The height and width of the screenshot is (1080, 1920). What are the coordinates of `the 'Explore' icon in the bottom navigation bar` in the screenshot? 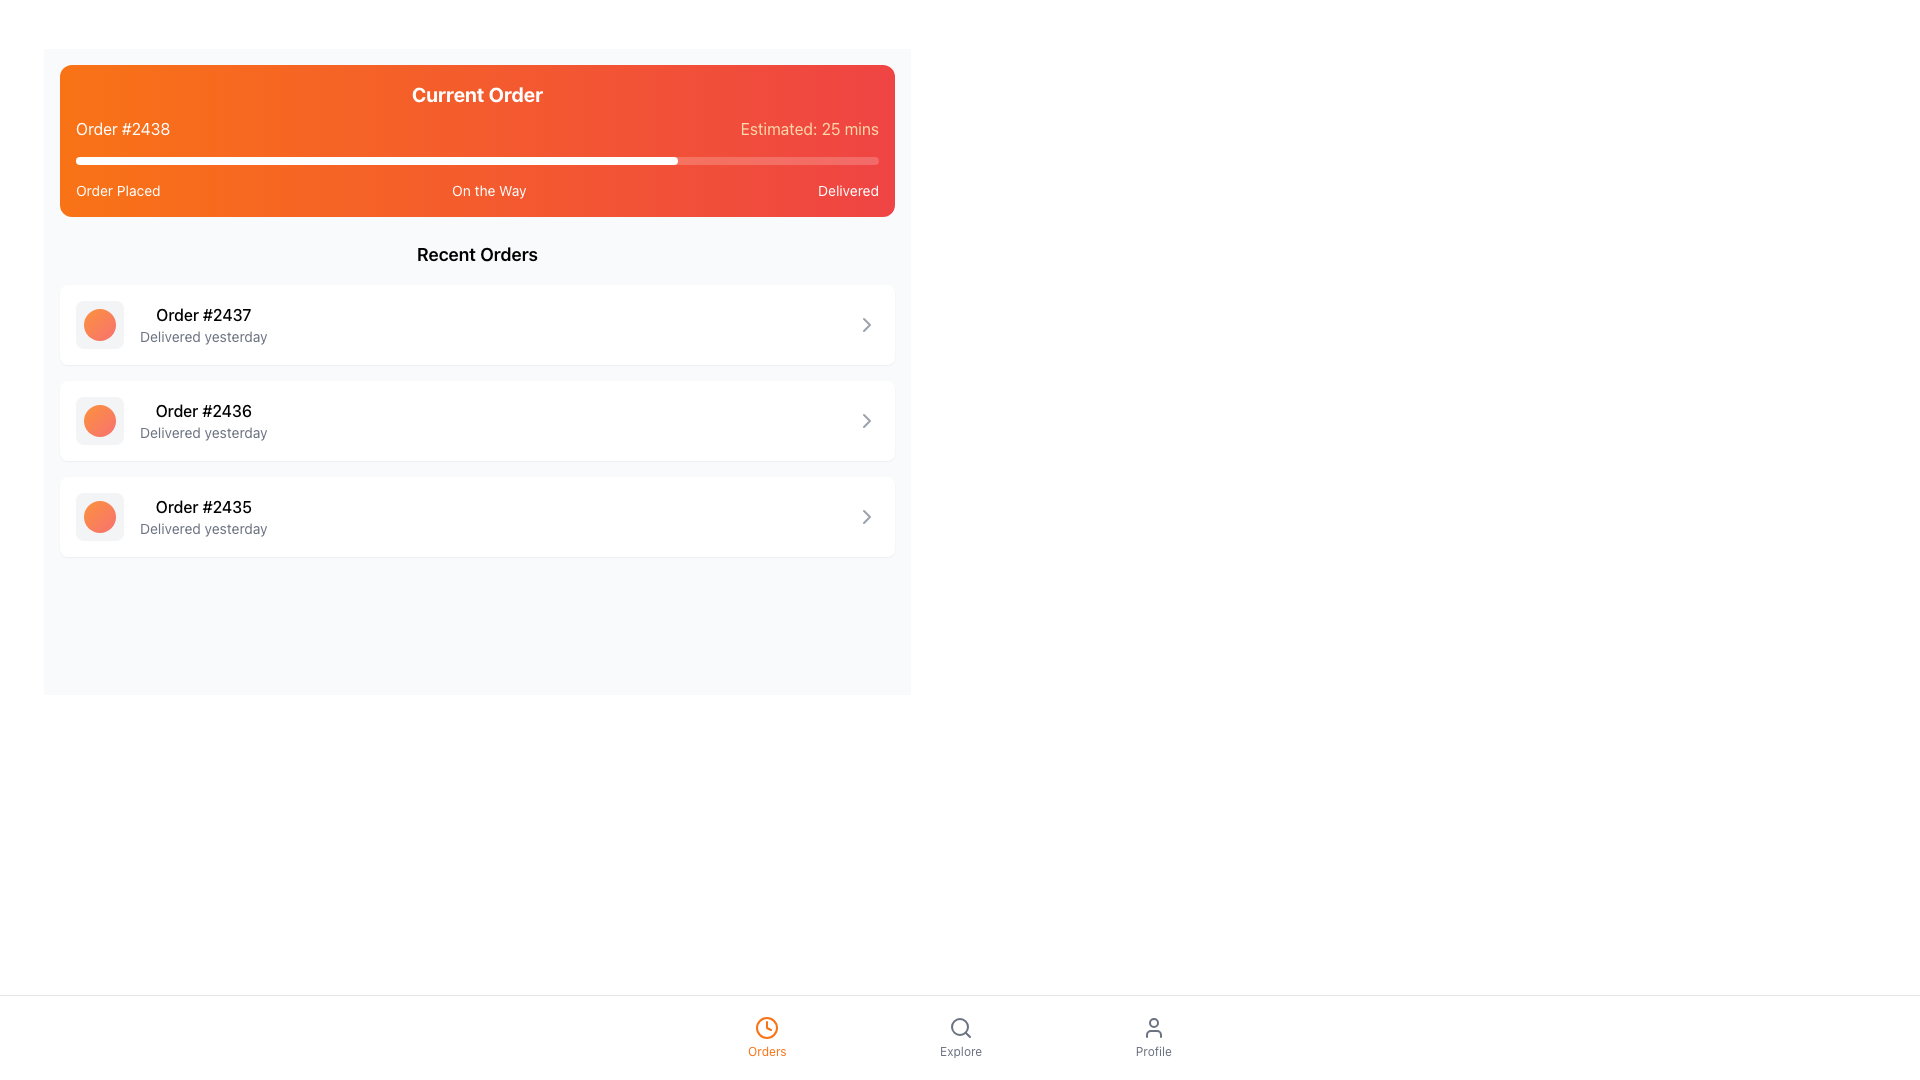 It's located at (961, 1028).